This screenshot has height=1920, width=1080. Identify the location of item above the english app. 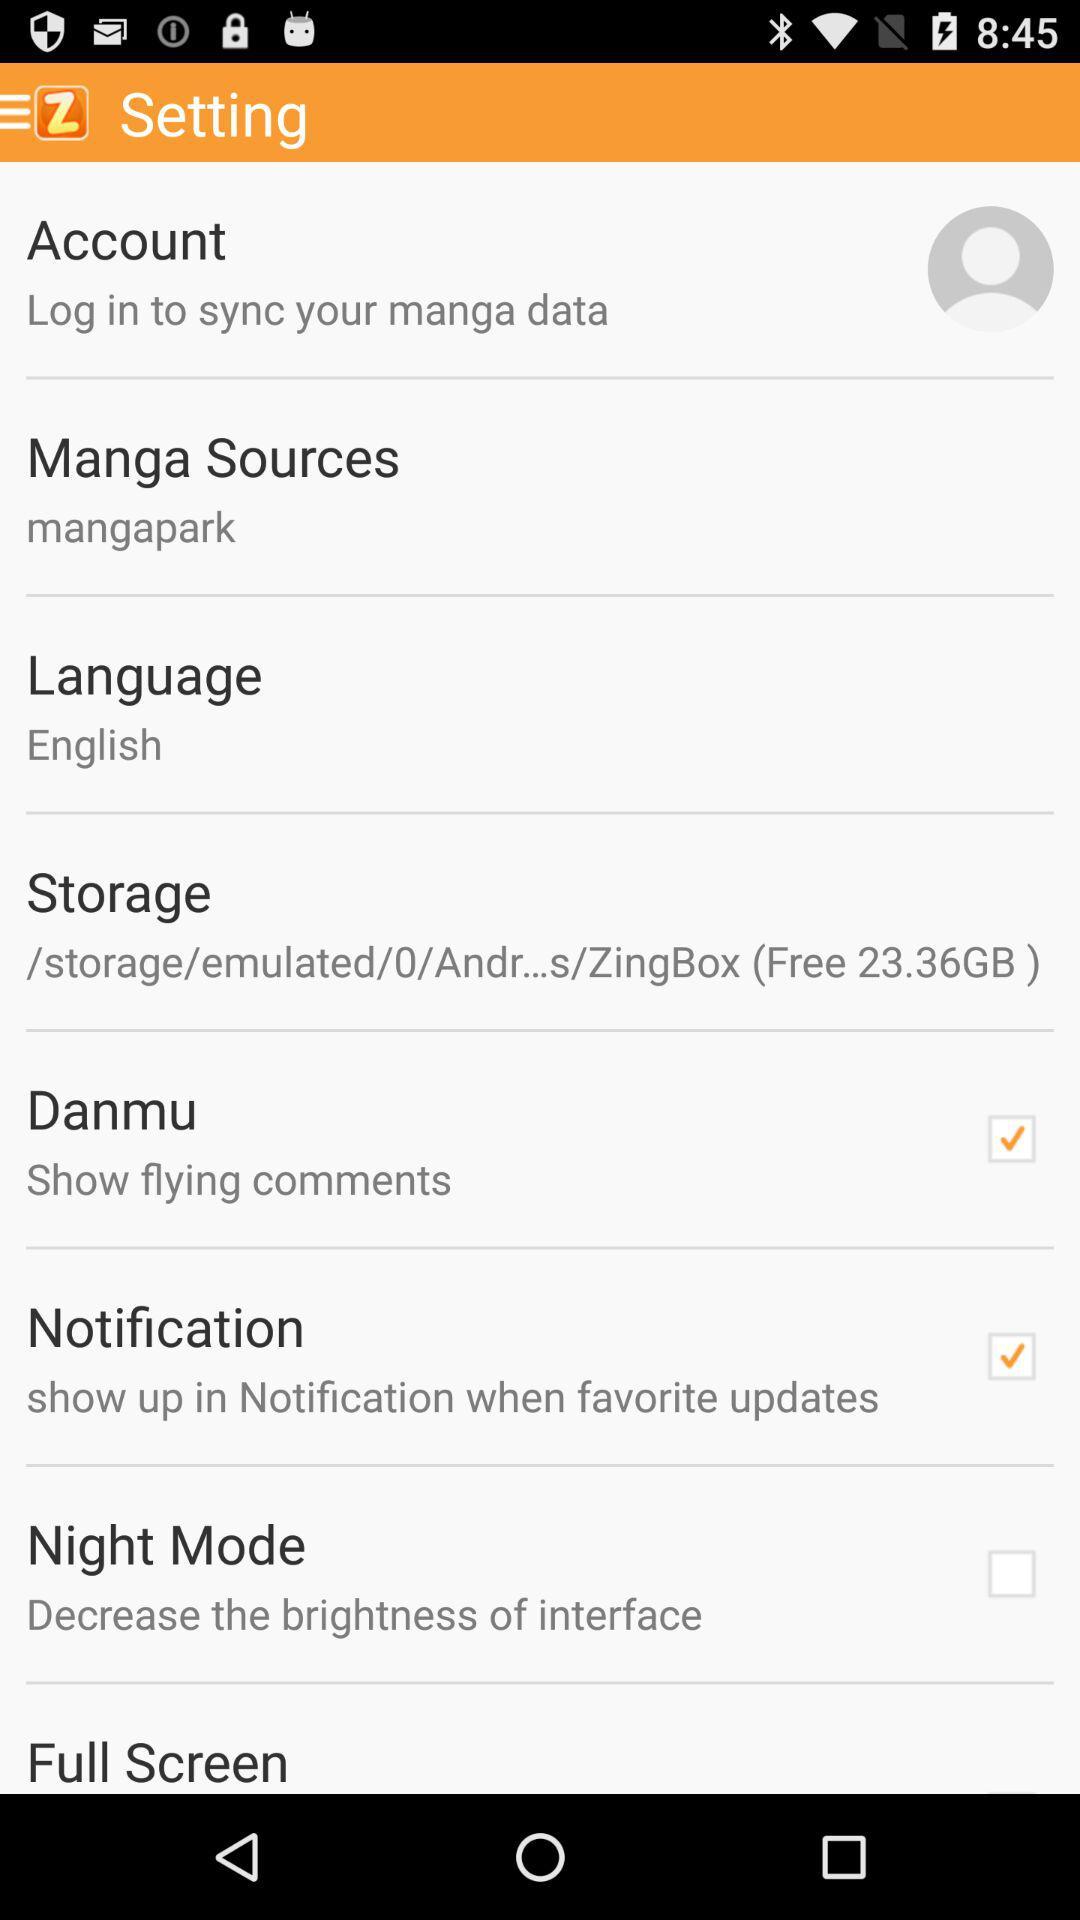
(540, 673).